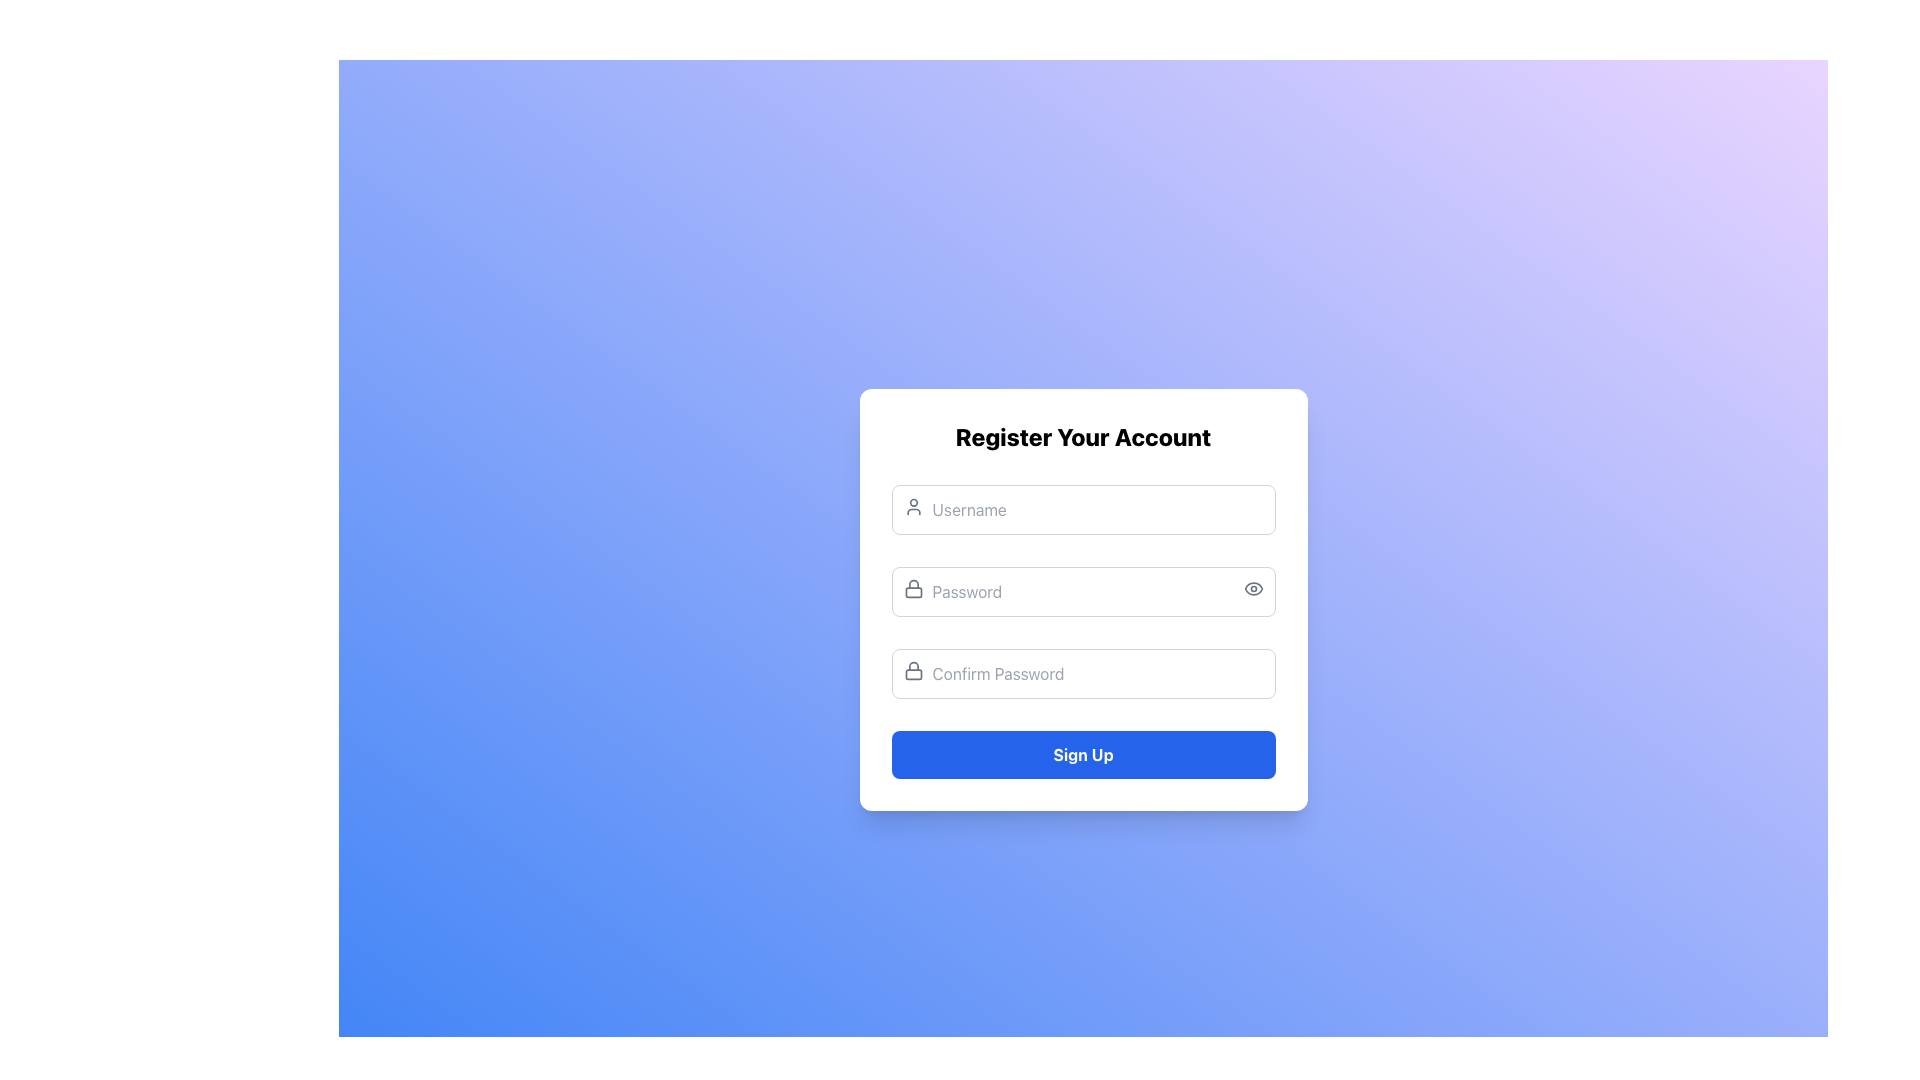 The width and height of the screenshot is (1920, 1080). I want to click on the outer elliptical shell of the eye icon located inside the password field on the registration form, so click(1252, 588).